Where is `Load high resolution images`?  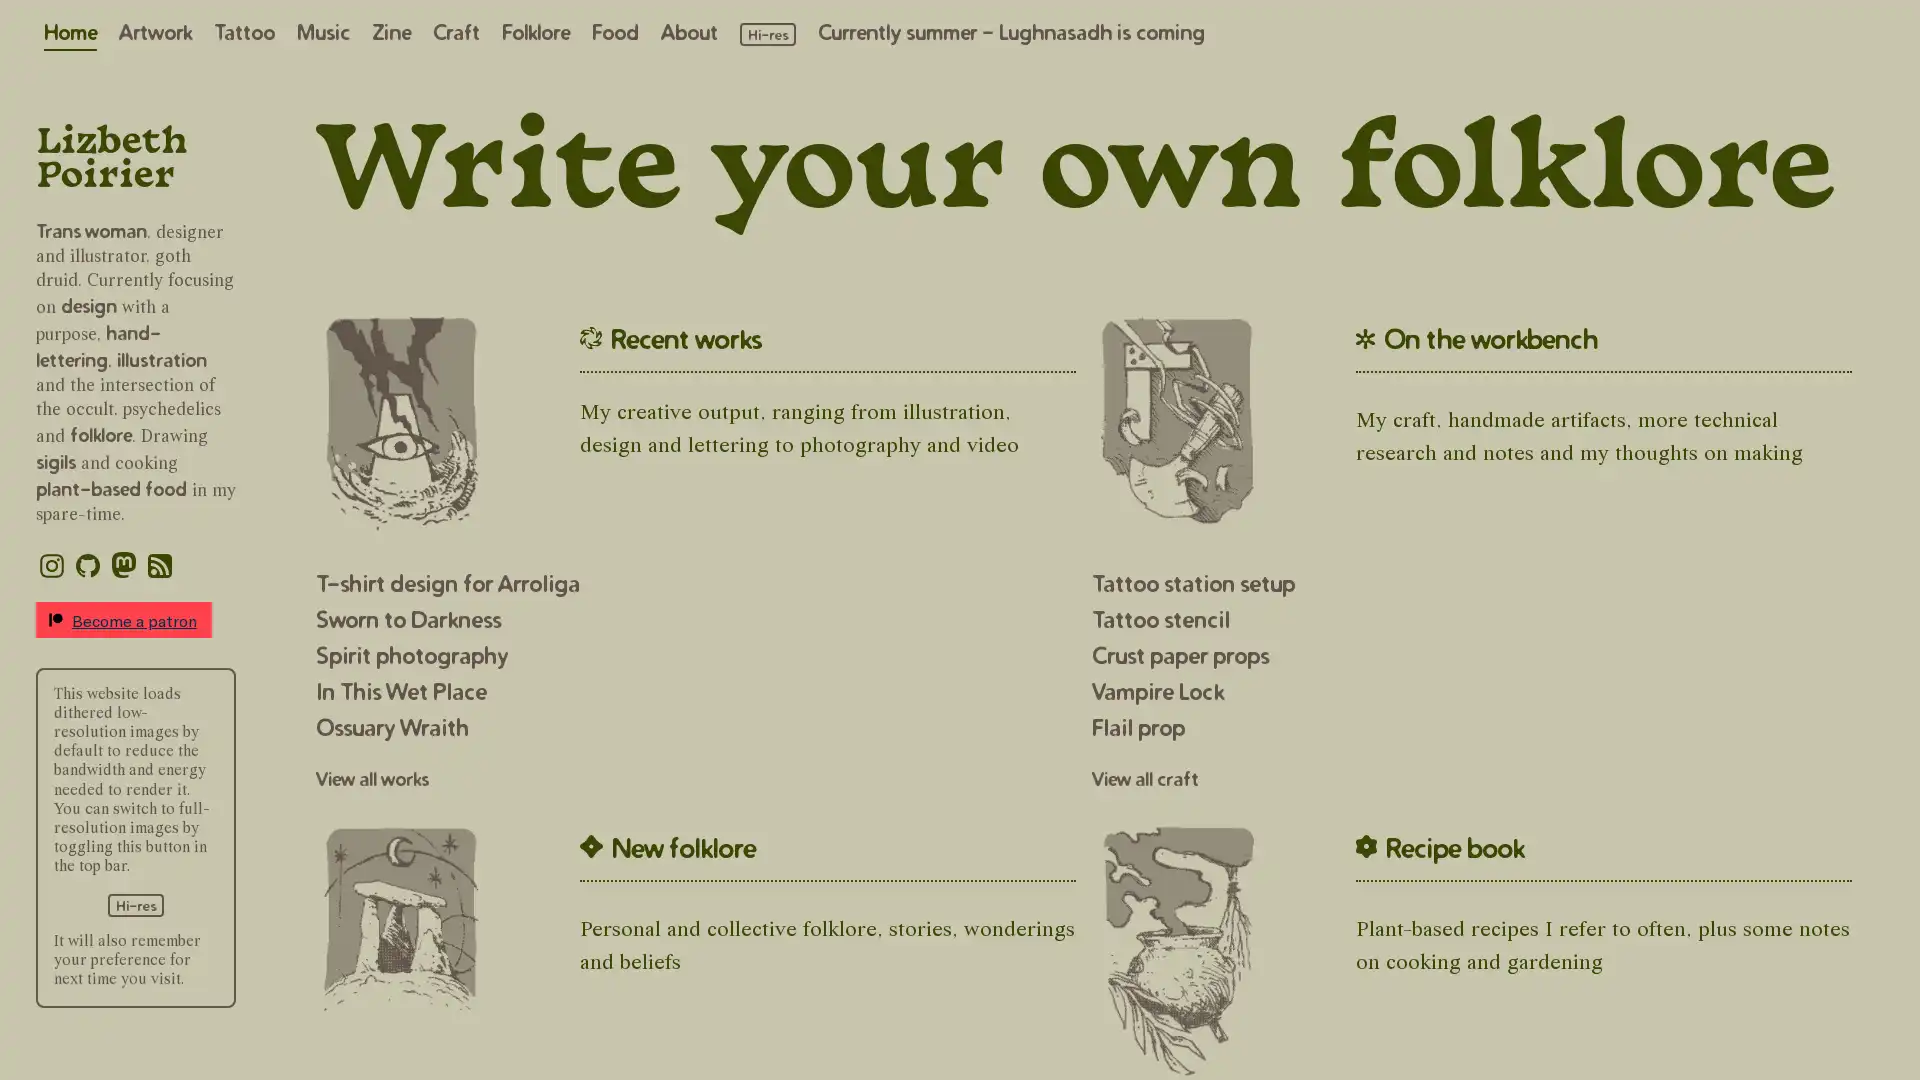
Load high resolution images is located at coordinates (767, 34).